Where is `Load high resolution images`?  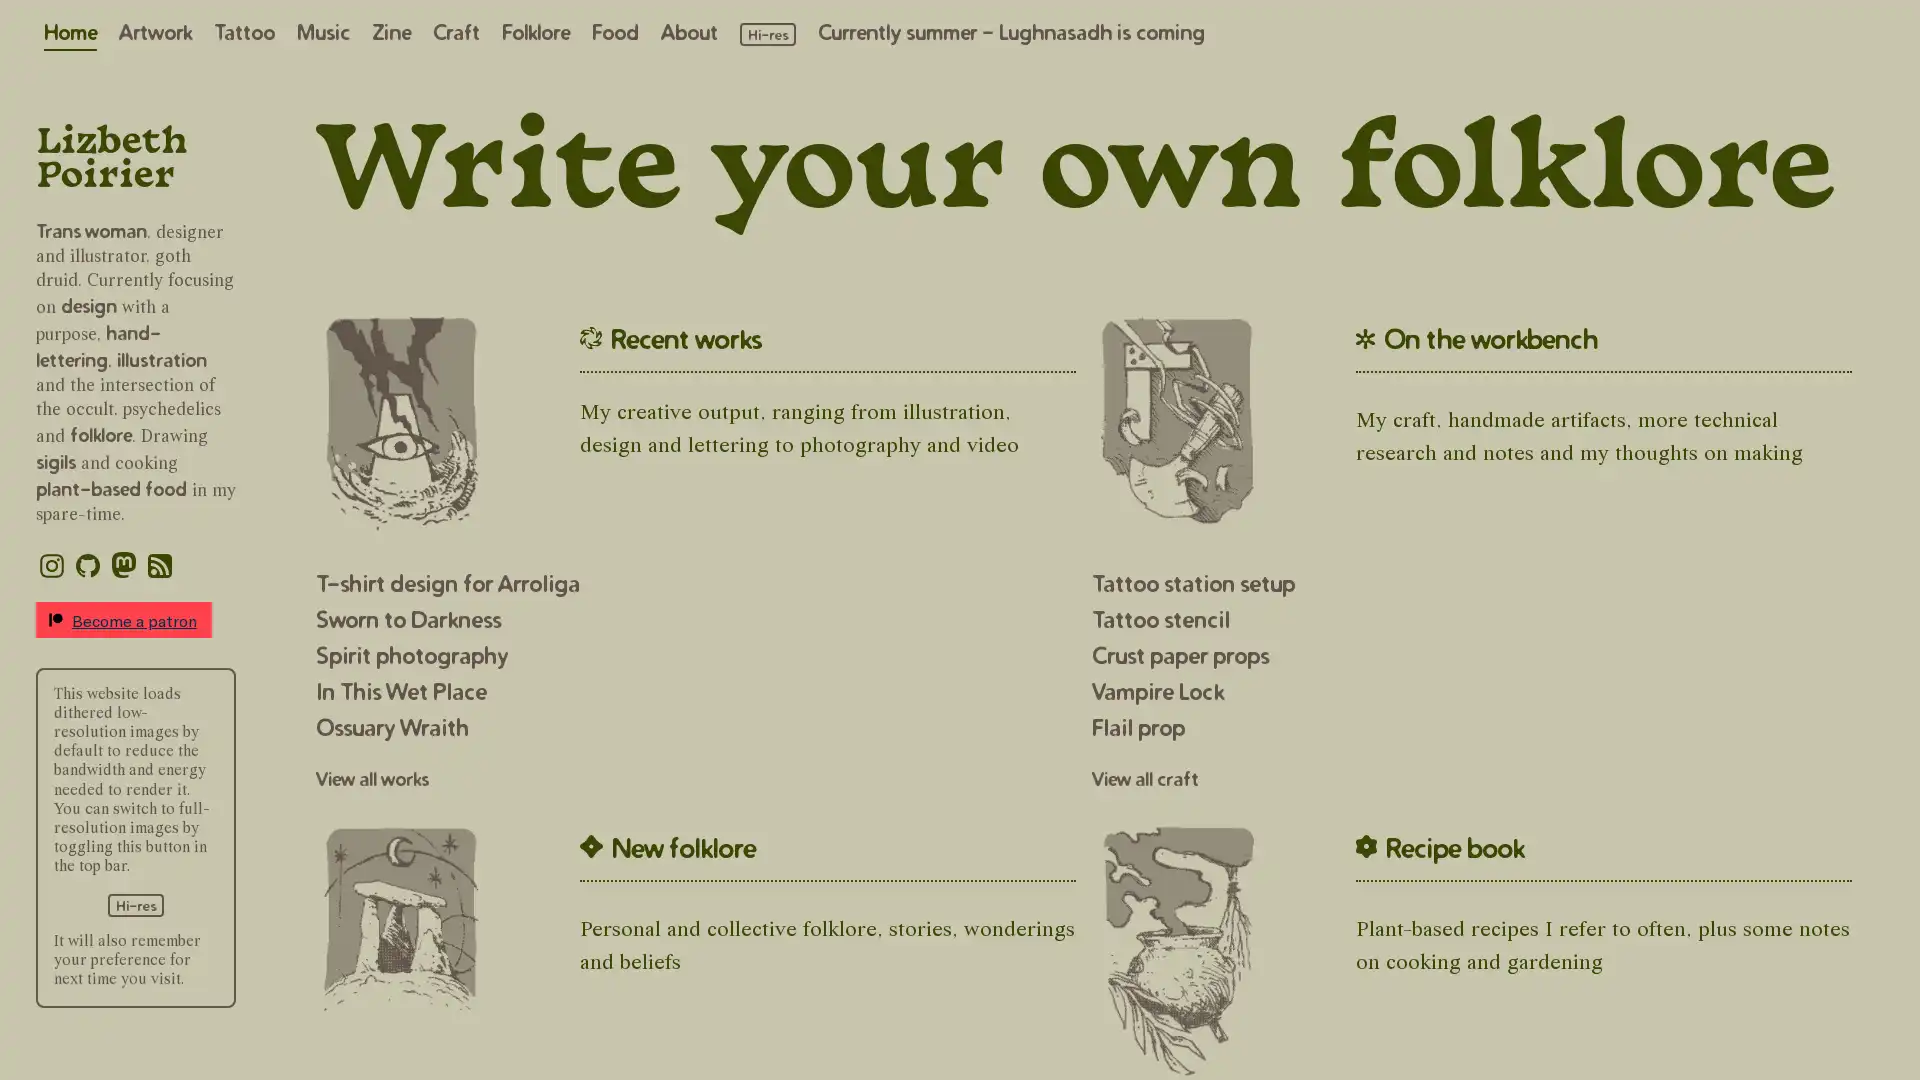
Load high resolution images is located at coordinates (767, 34).